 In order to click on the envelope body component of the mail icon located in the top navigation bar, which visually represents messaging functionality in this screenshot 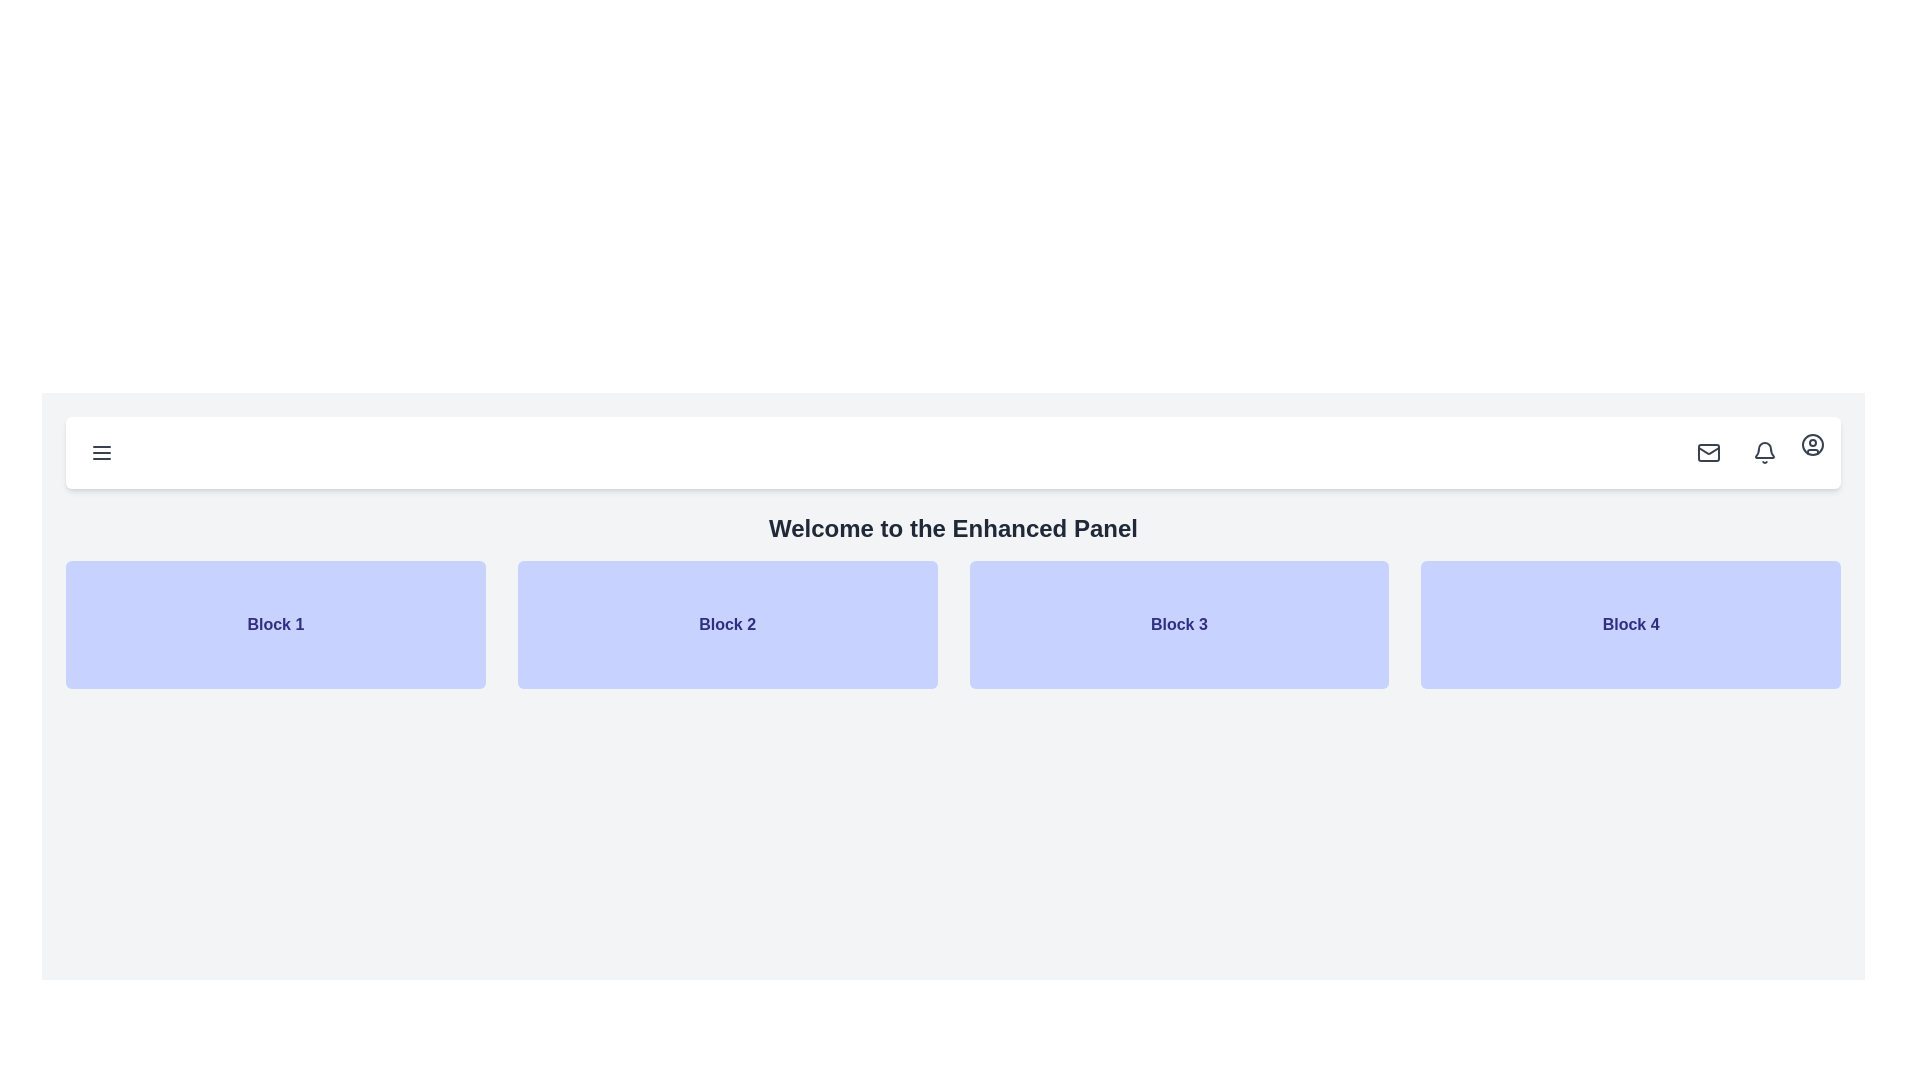, I will do `click(1707, 452)`.